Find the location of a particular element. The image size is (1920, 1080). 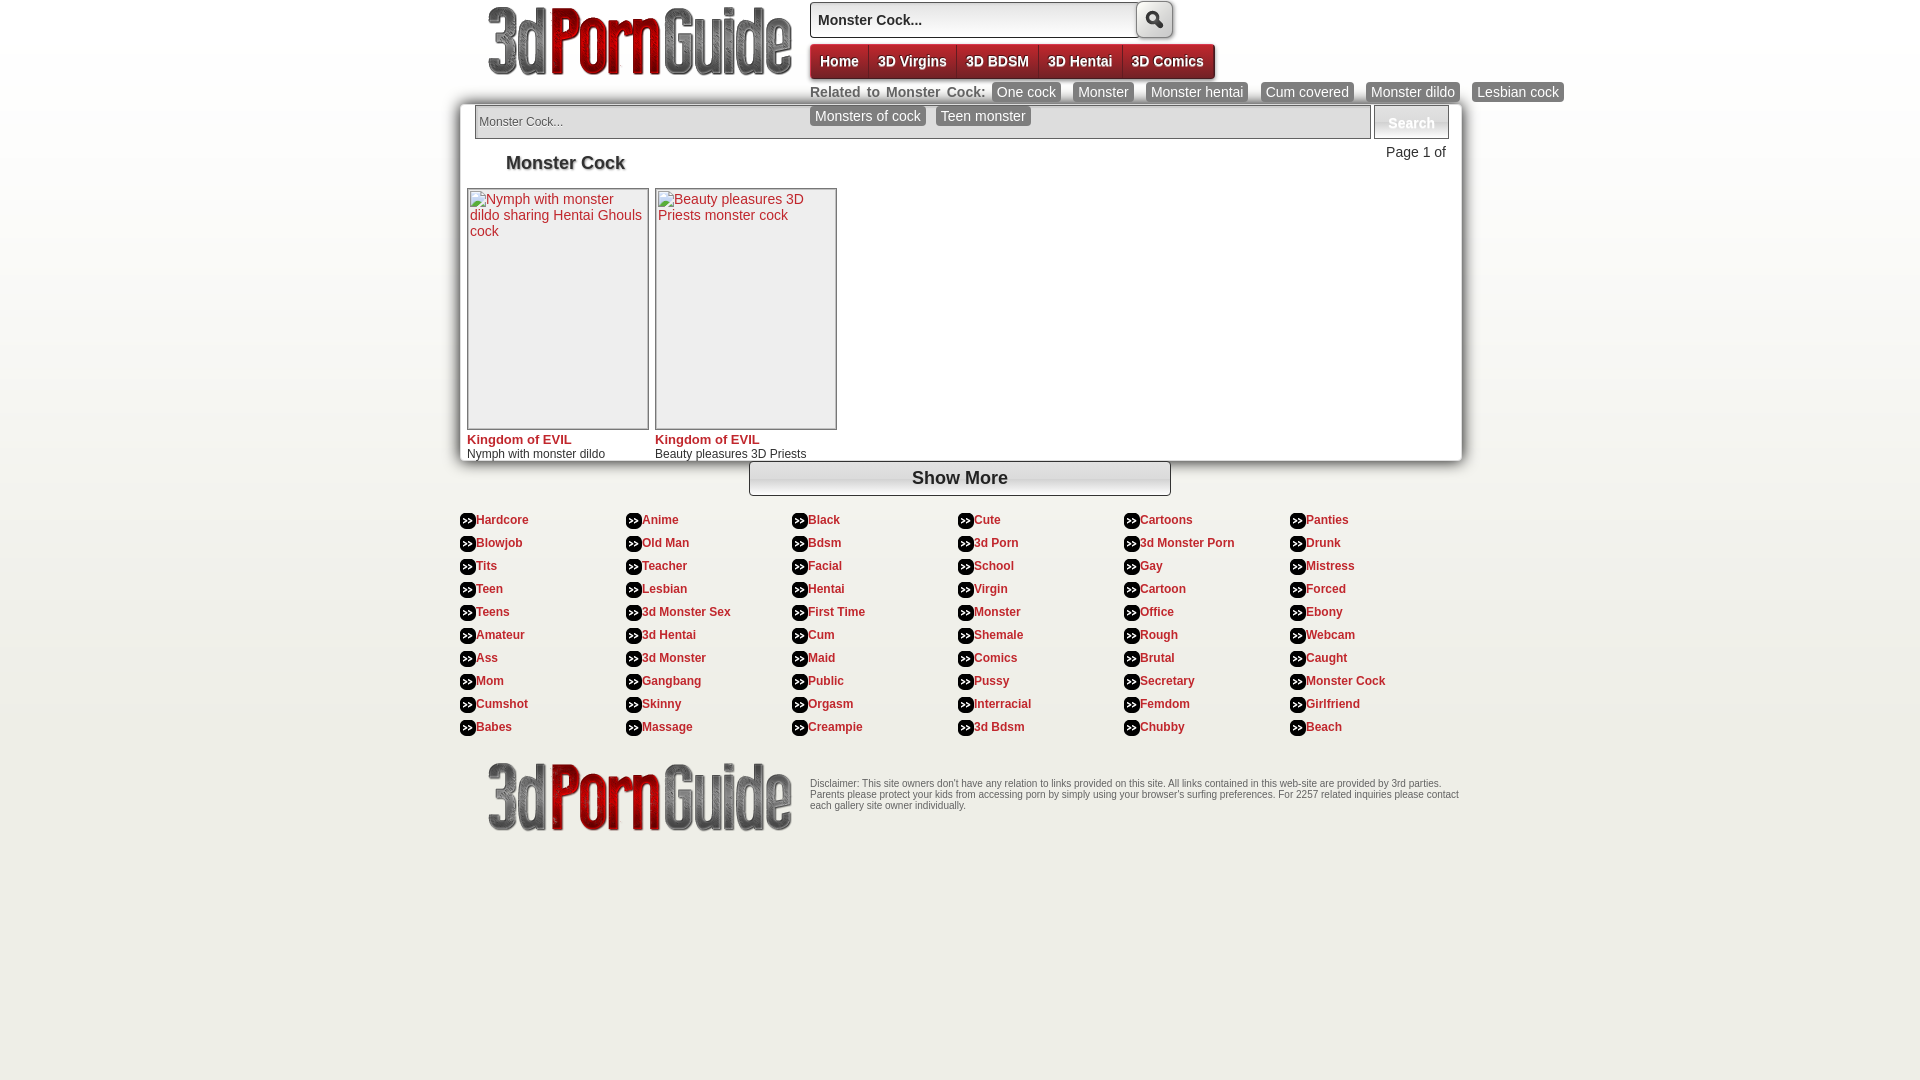

'Forced' is located at coordinates (1325, 588).